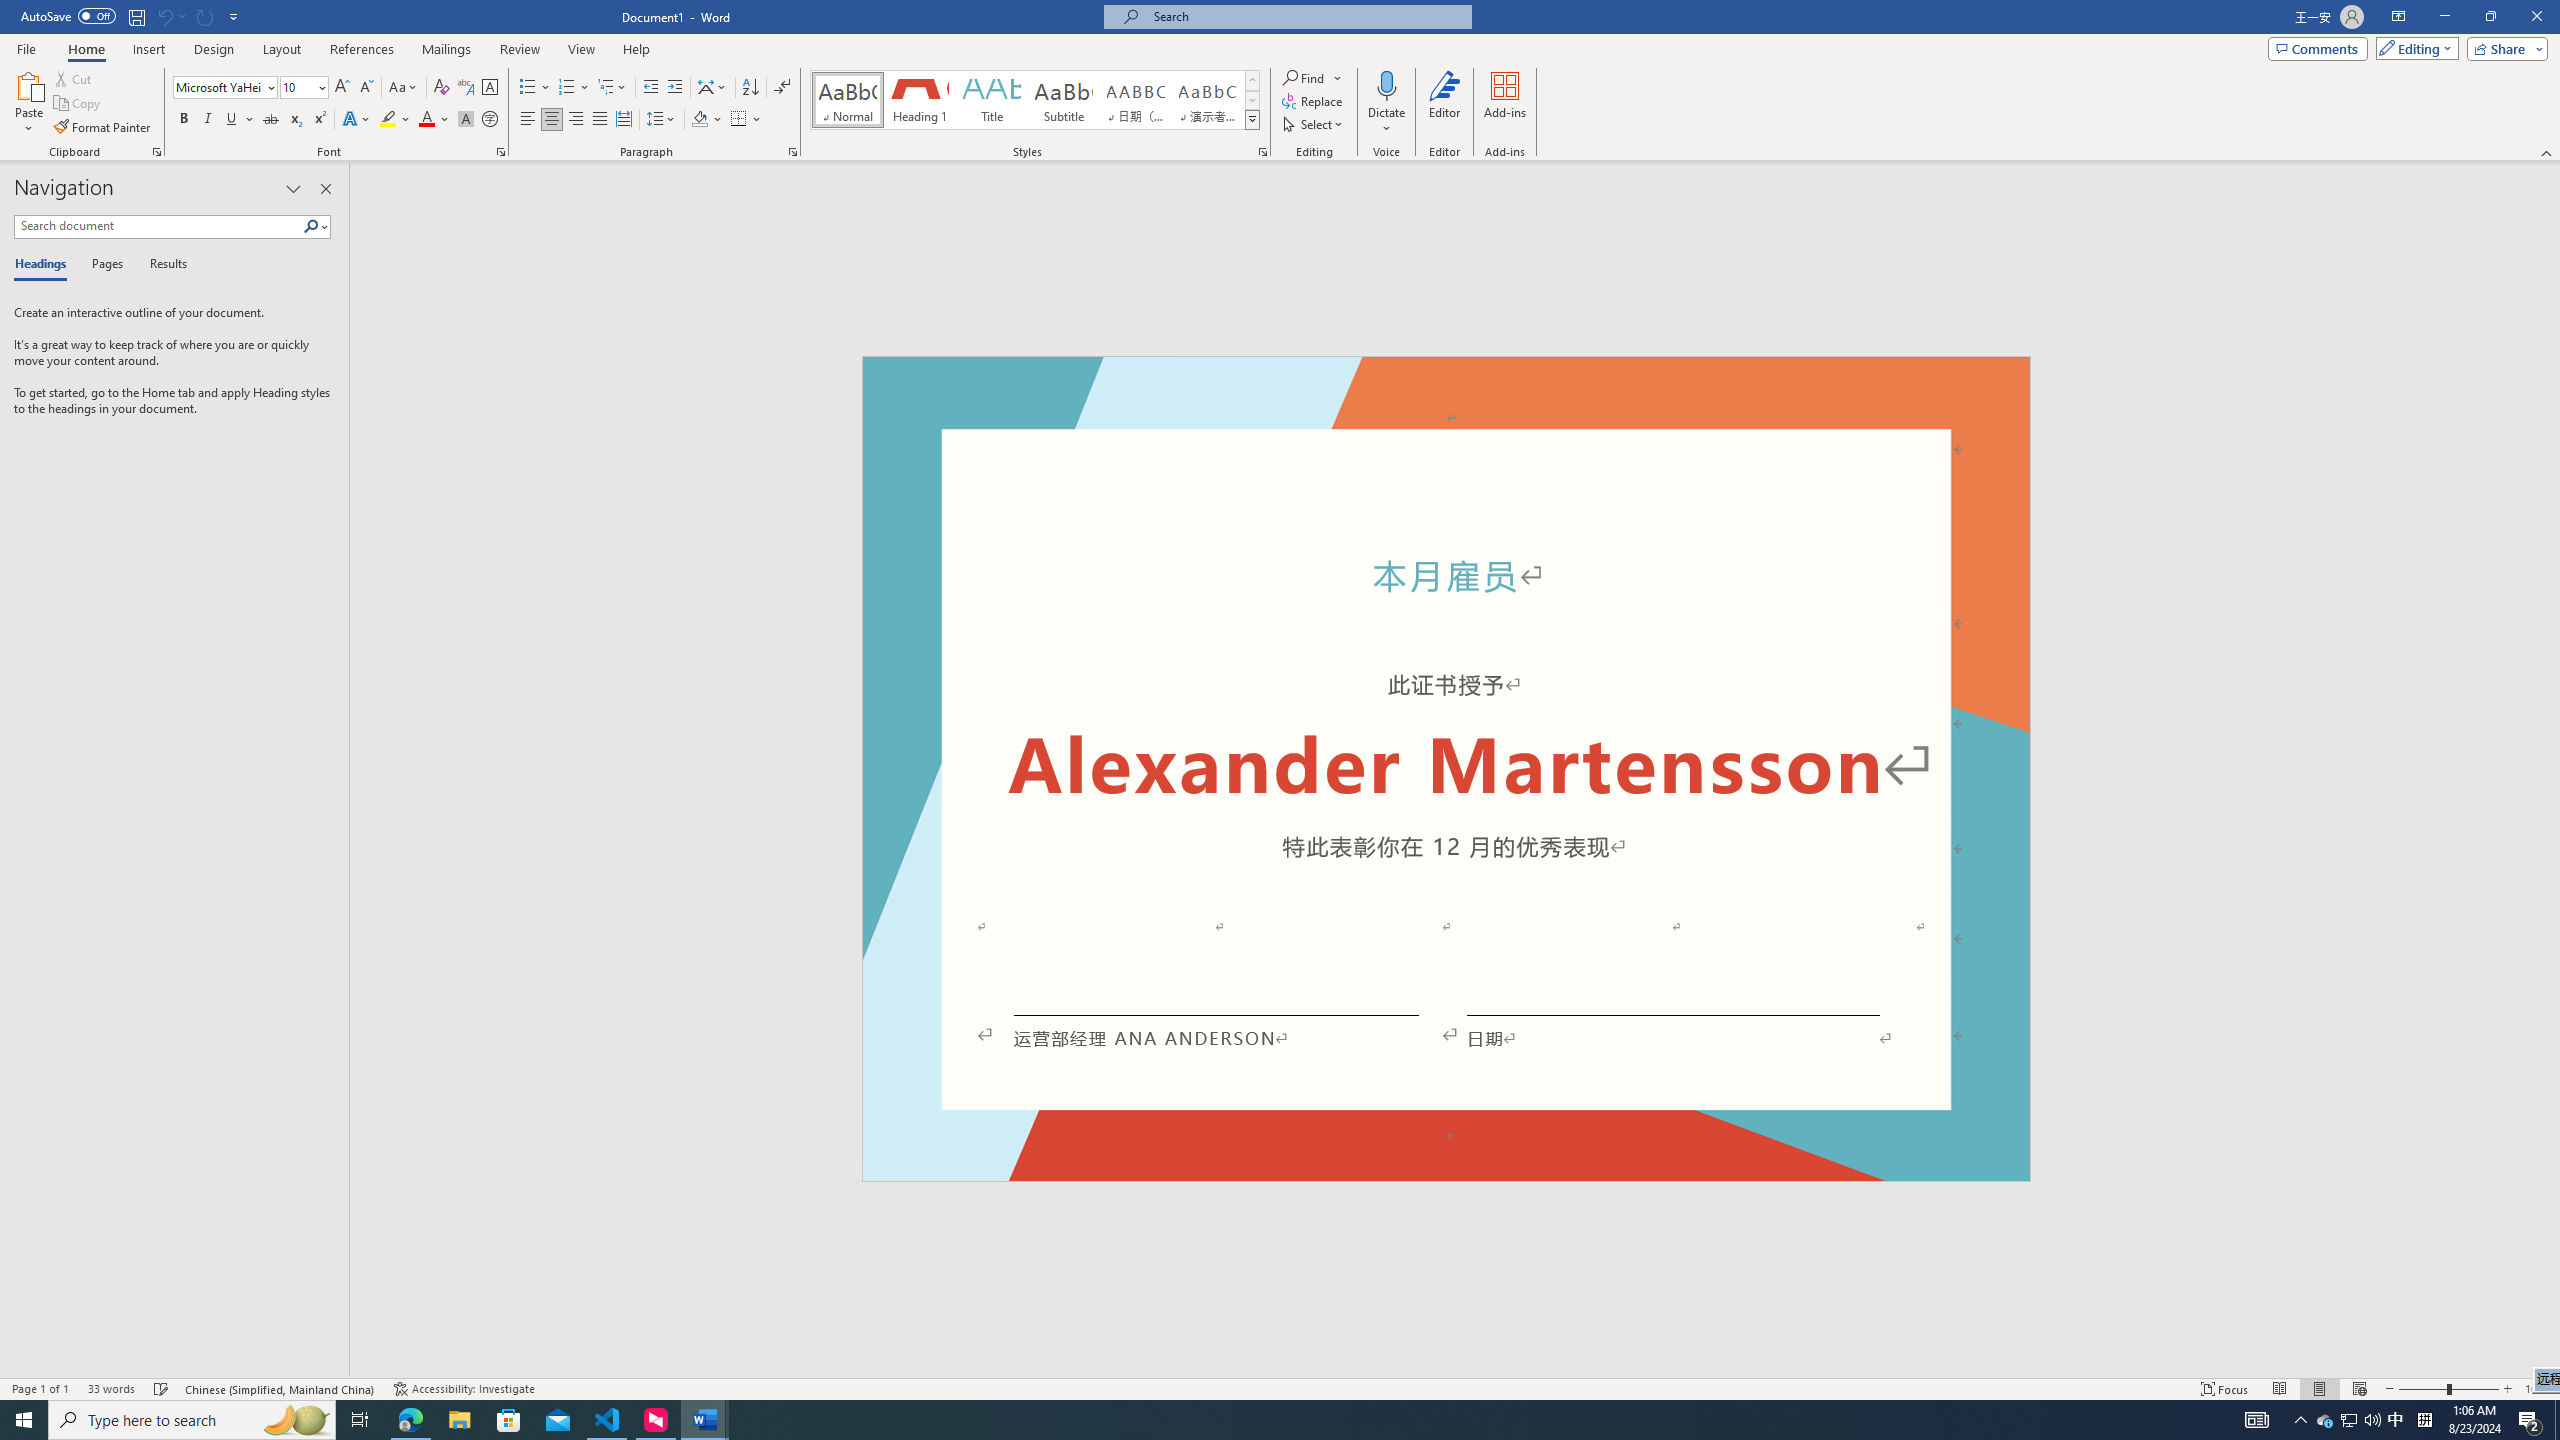  I want to click on 'Italic', so click(207, 118).